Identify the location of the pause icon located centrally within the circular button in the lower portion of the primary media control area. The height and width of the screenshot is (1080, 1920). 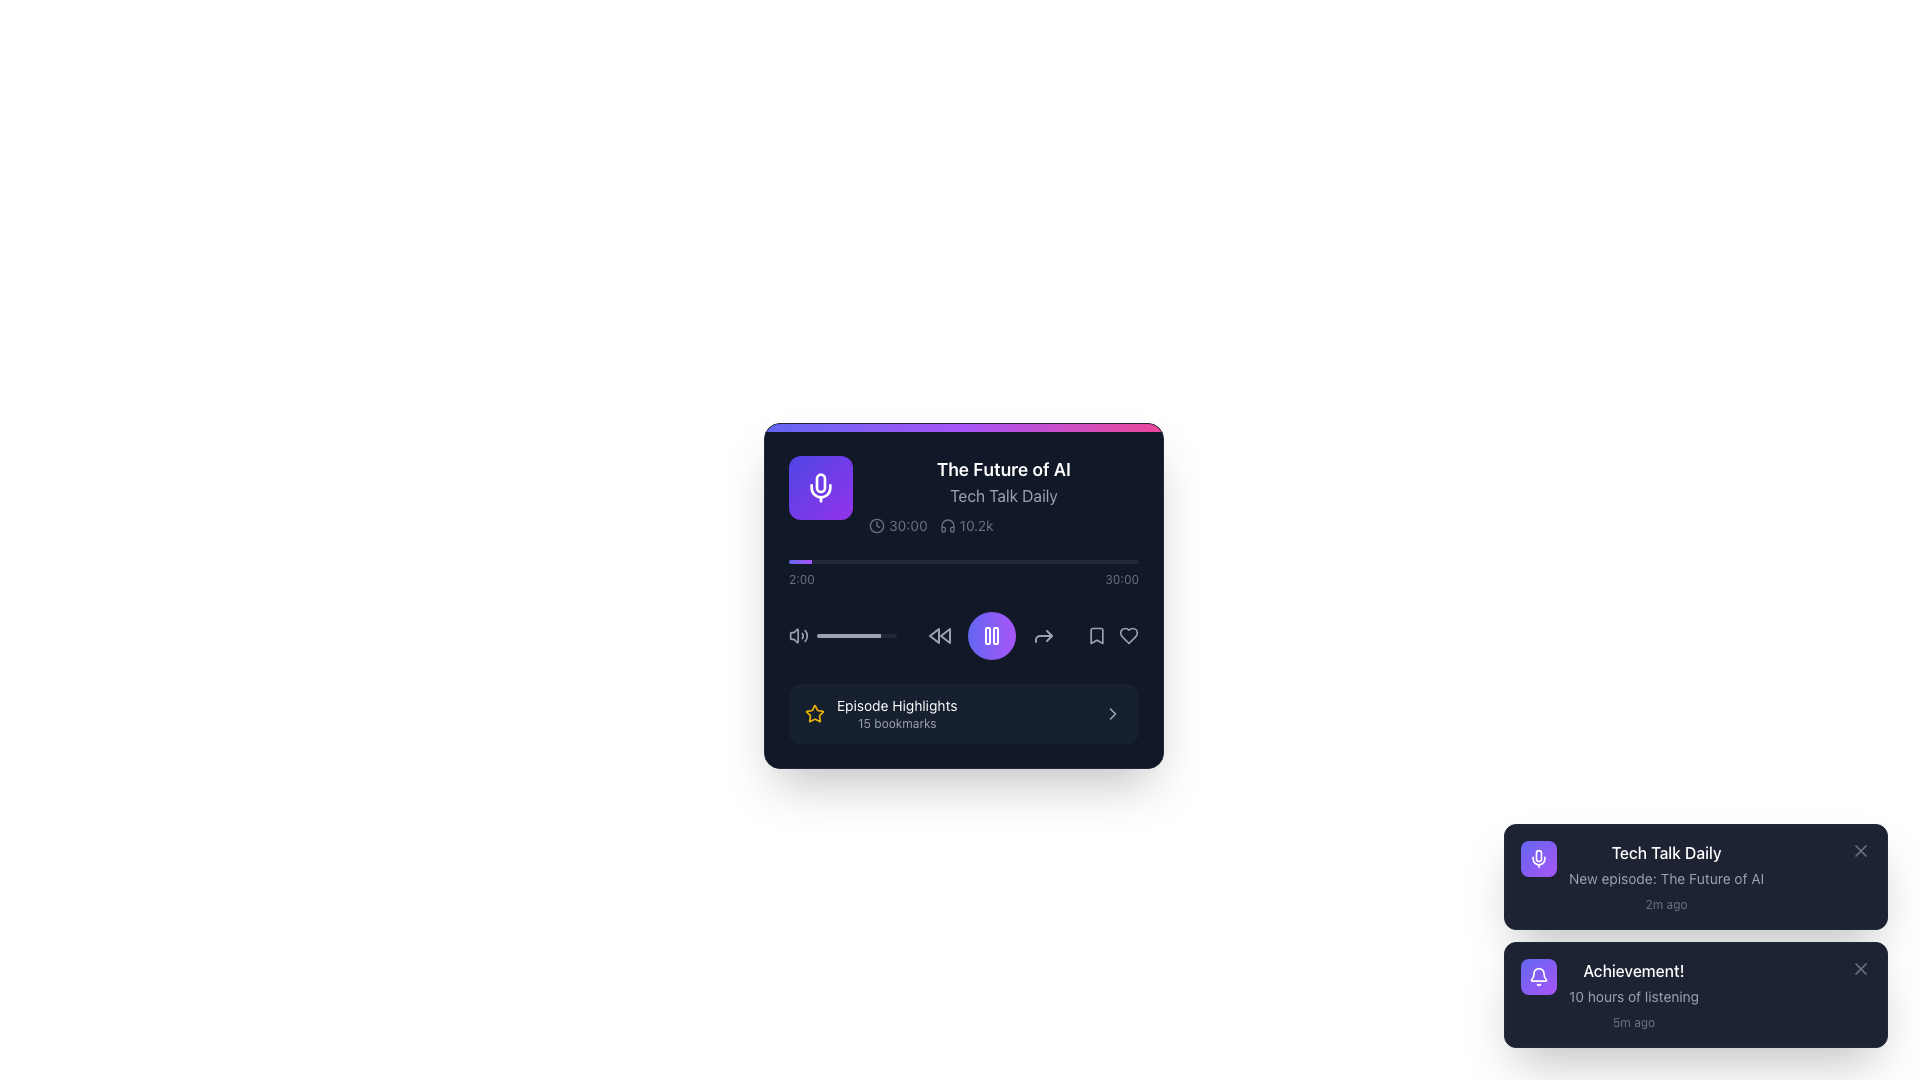
(992, 636).